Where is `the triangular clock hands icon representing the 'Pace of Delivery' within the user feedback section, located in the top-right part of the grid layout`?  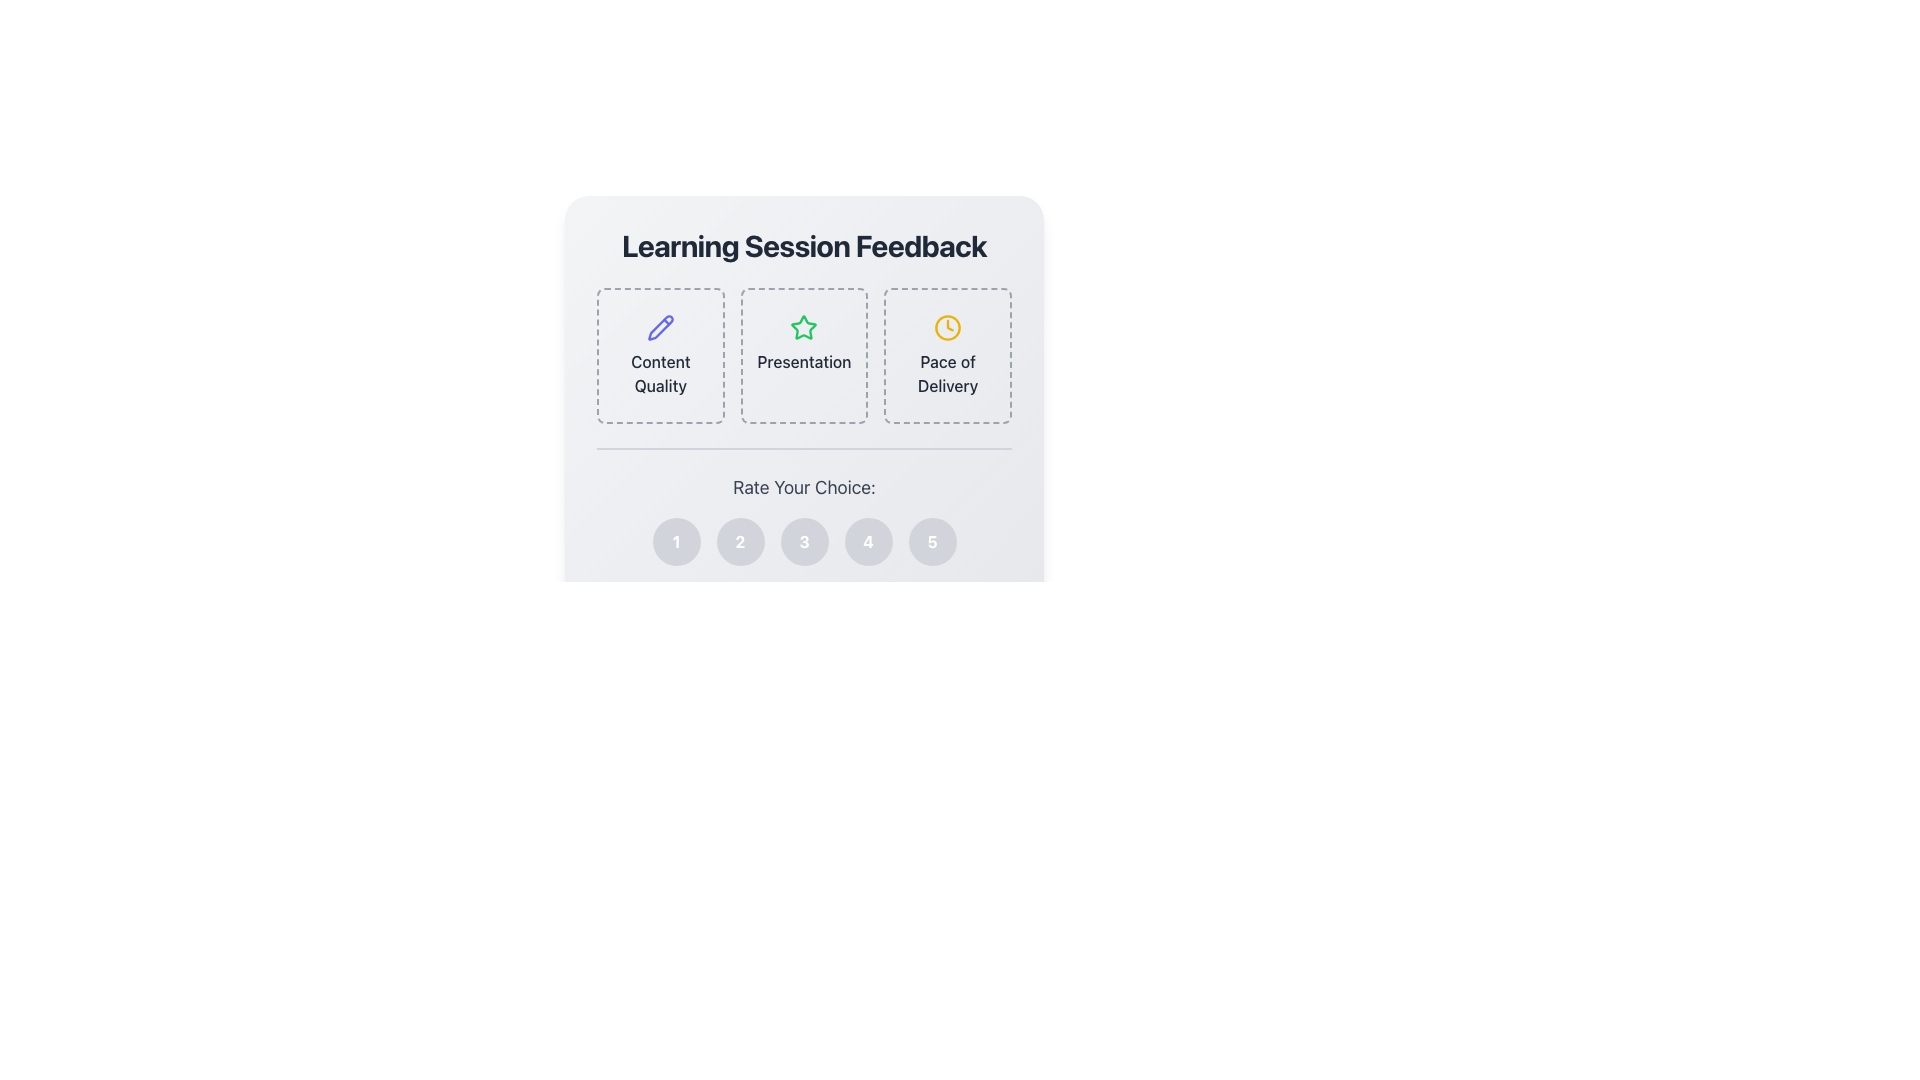
the triangular clock hands icon representing the 'Pace of Delivery' within the user feedback section, located in the top-right part of the grid layout is located at coordinates (949, 324).